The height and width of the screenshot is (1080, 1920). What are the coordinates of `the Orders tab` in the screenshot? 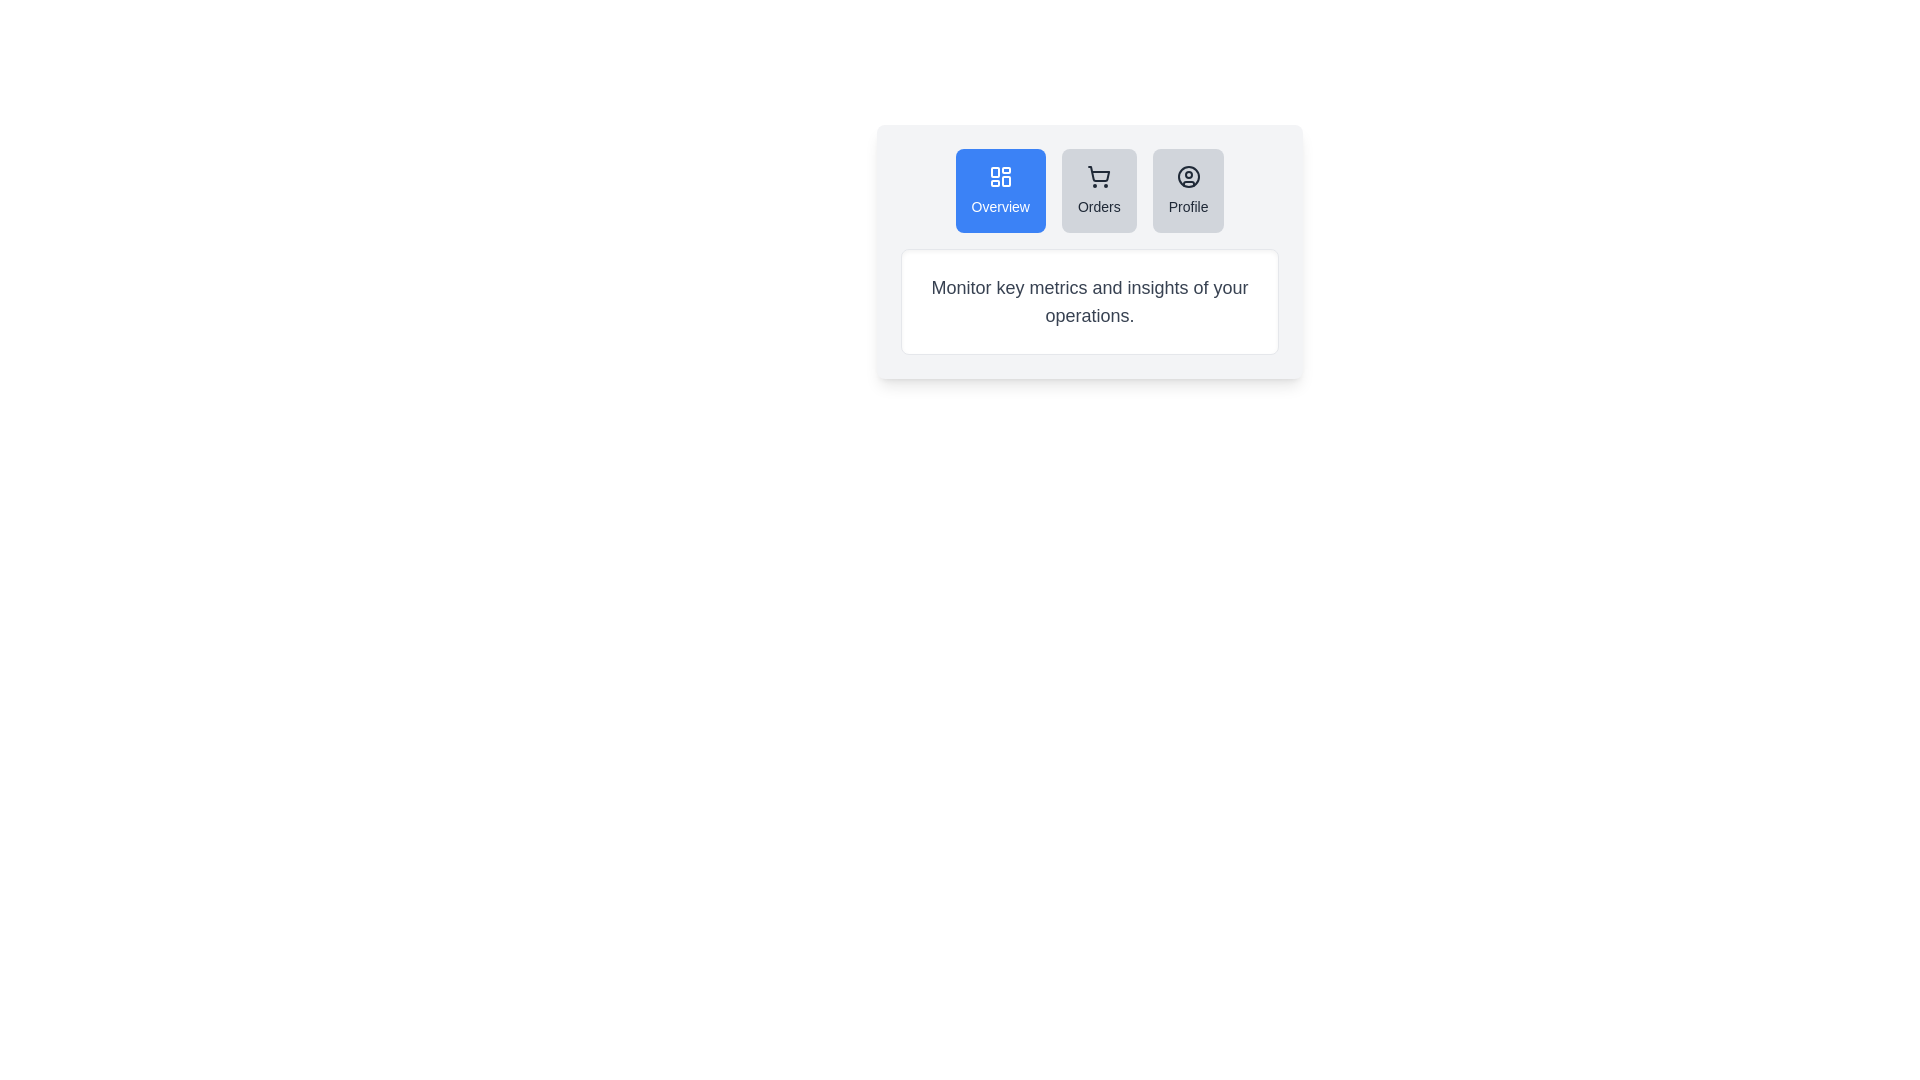 It's located at (1098, 191).